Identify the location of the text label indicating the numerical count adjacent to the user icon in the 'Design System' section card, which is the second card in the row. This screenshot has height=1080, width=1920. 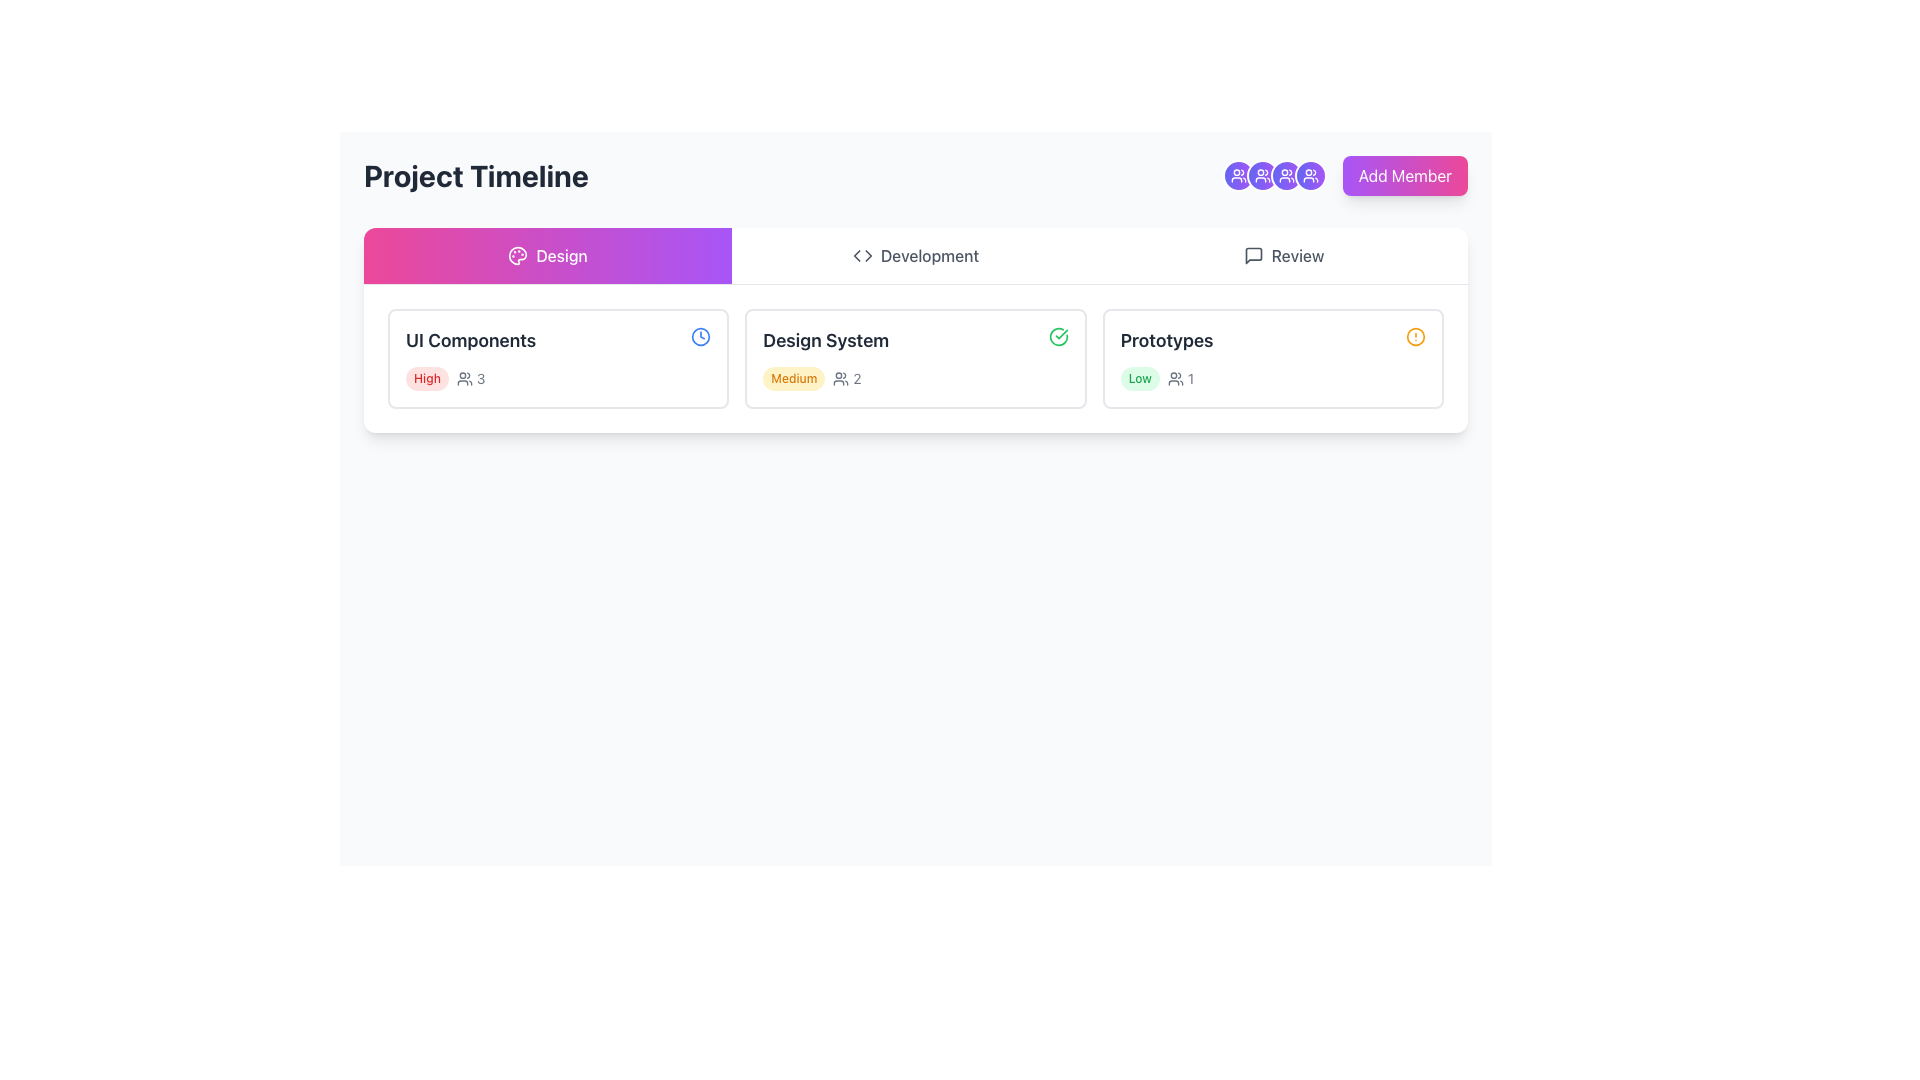
(857, 378).